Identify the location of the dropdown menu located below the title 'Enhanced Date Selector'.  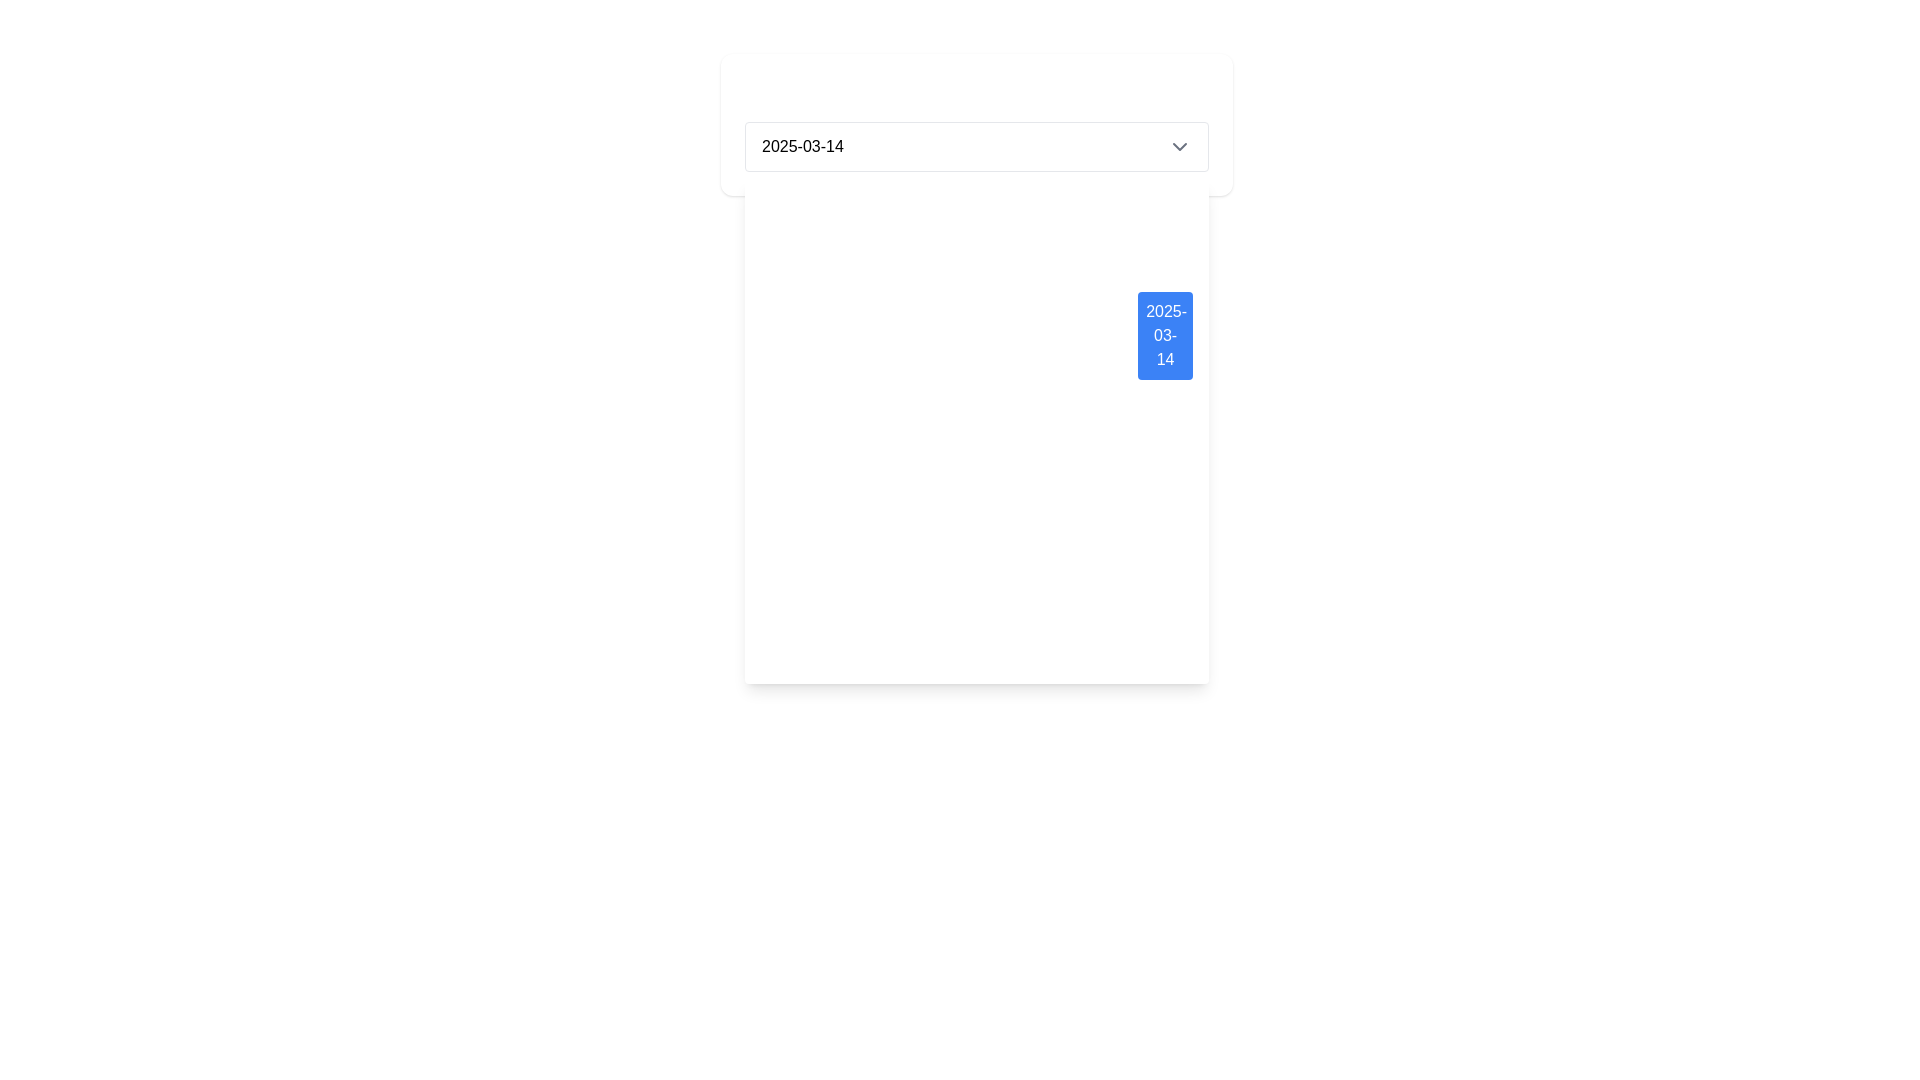
(977, 145).